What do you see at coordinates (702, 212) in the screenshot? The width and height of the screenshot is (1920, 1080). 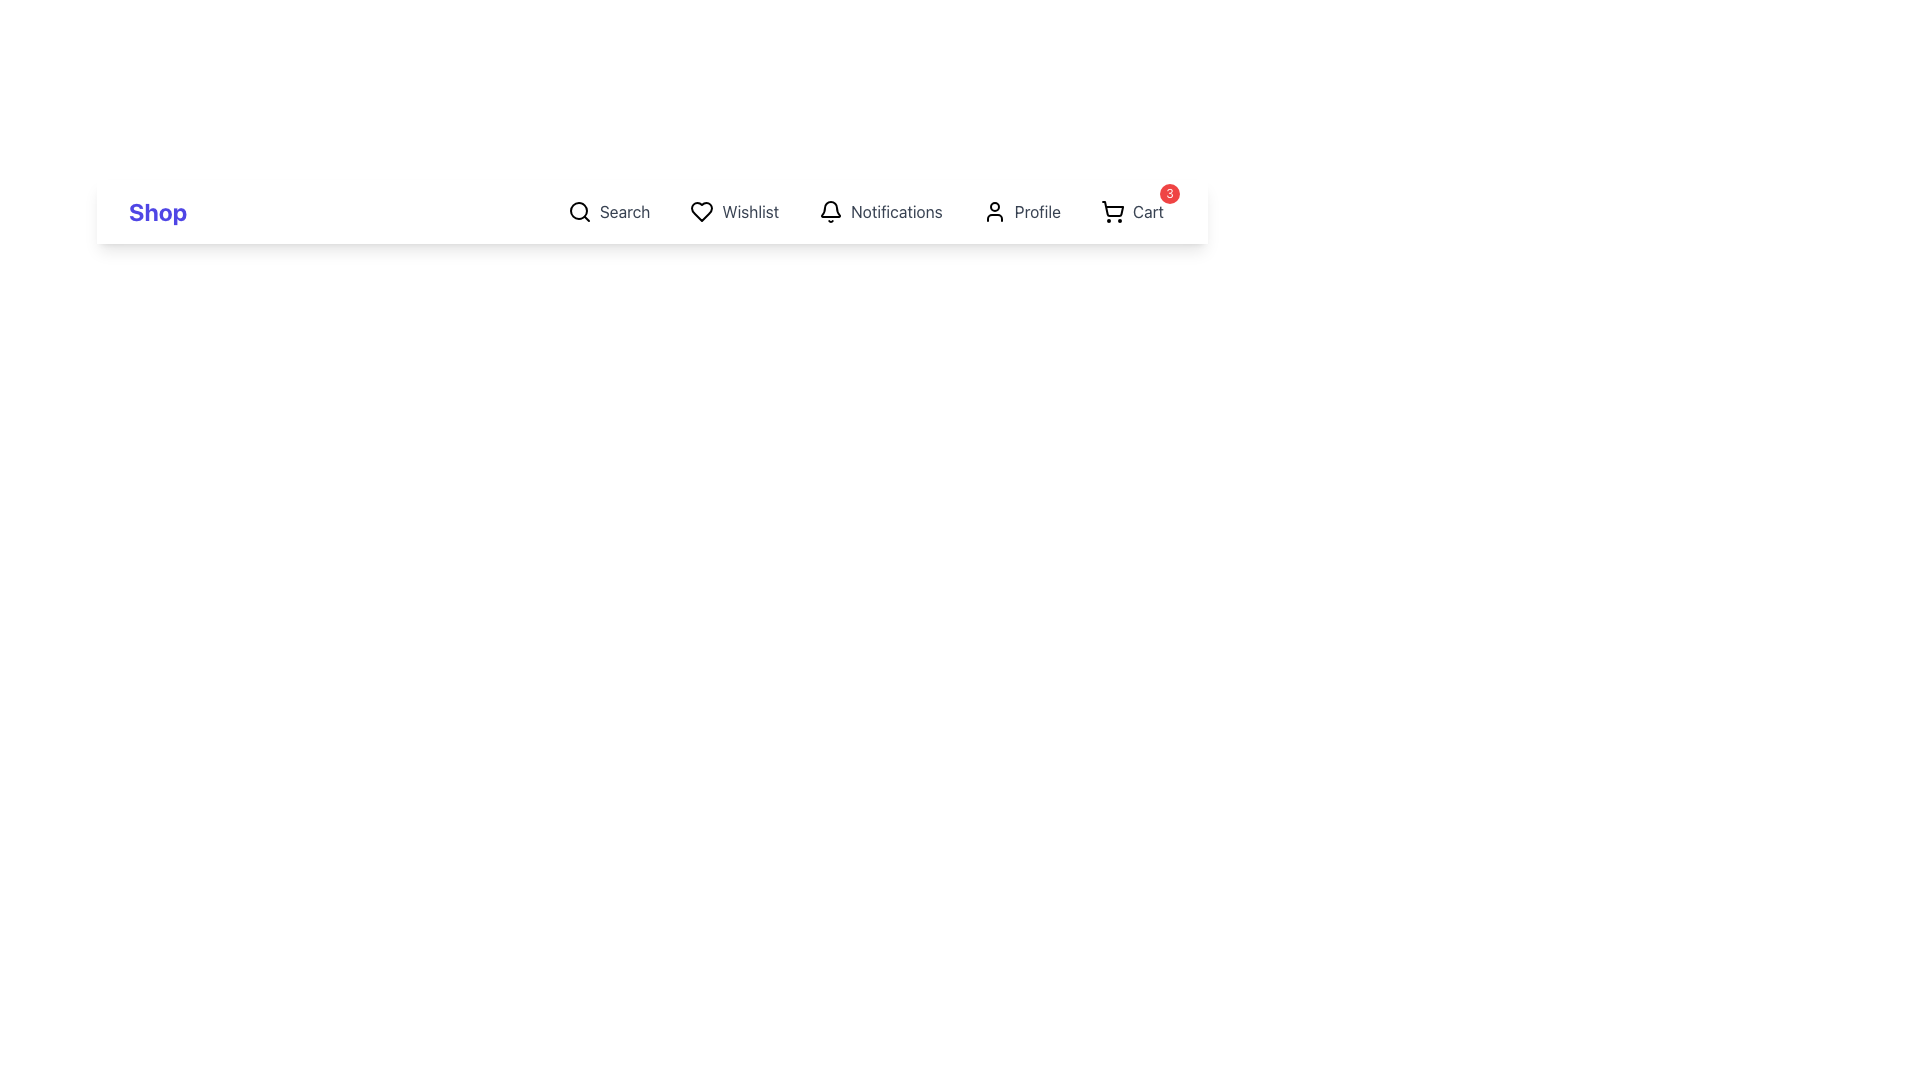 I see `the heart-shaped icon in the navigation bar` at bounding box center [702, 212].